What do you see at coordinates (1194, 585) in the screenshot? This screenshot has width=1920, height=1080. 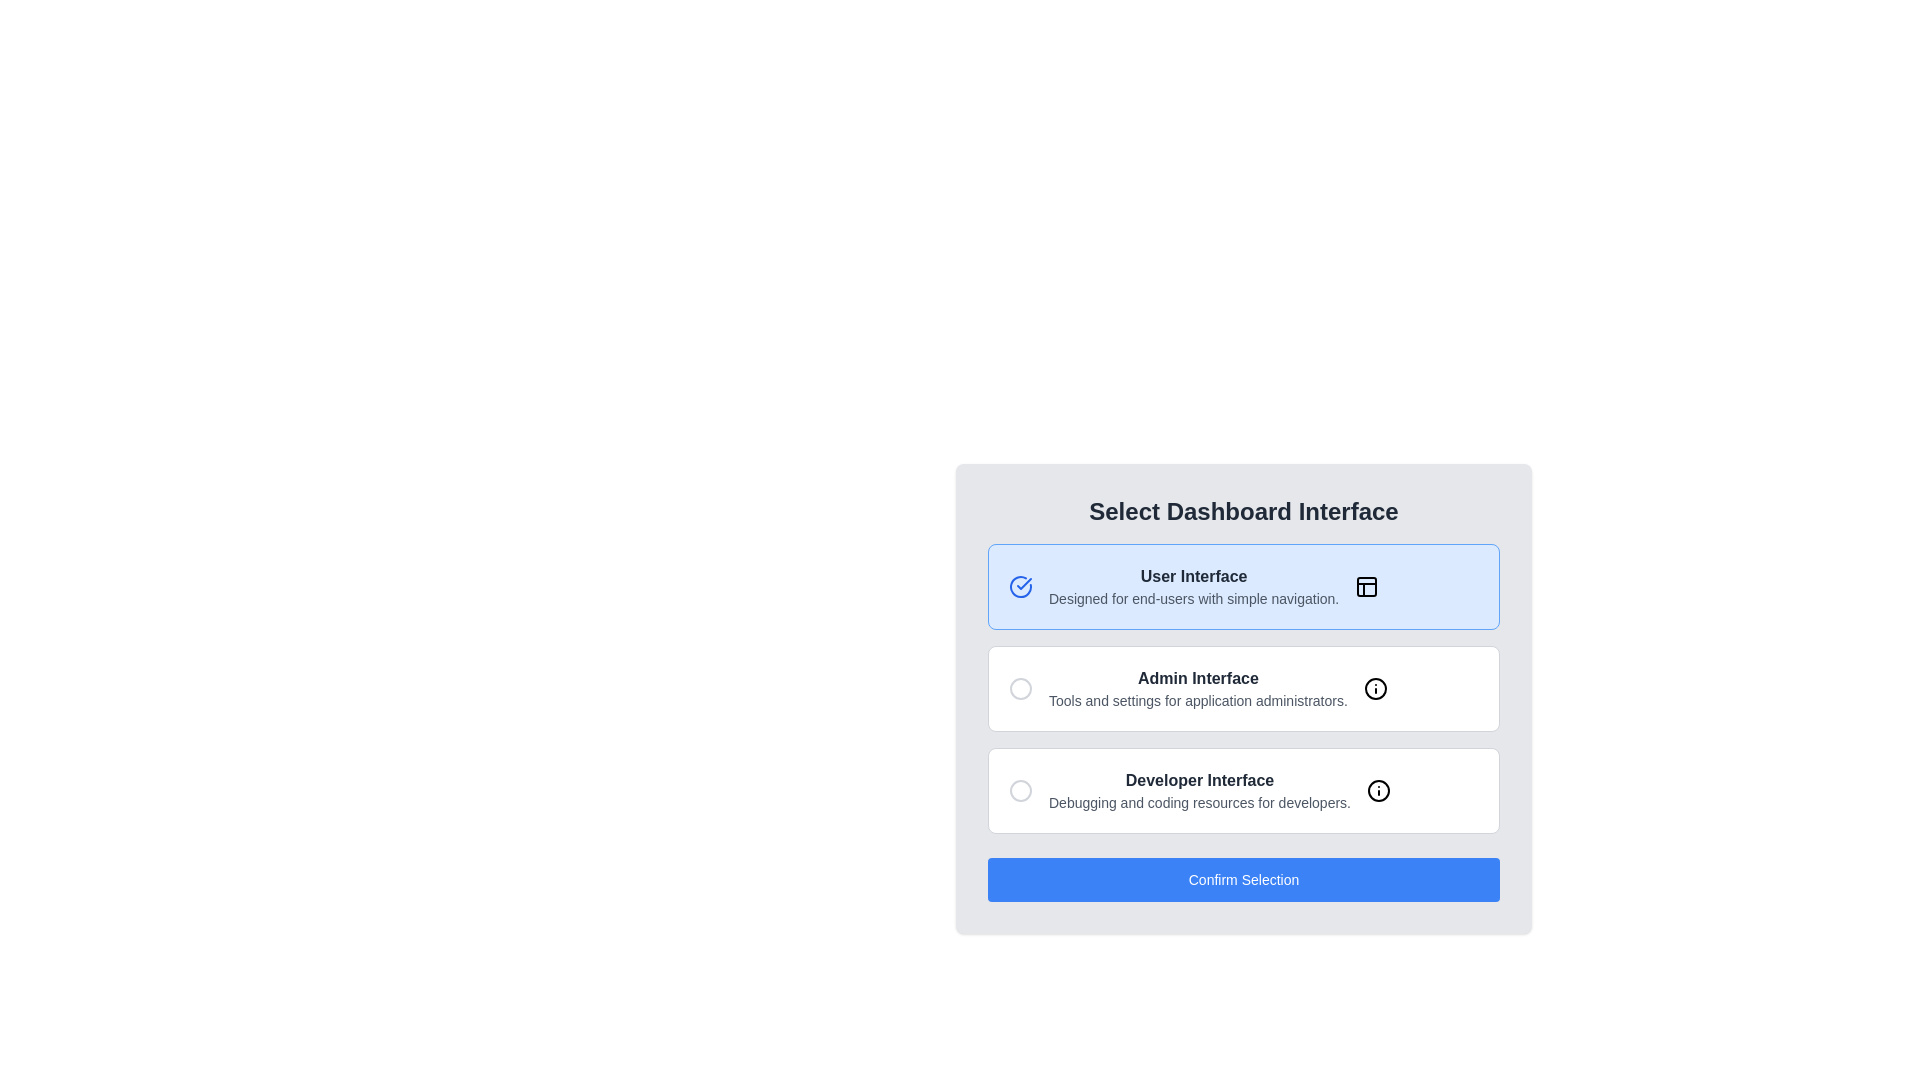 I see `the 'User Interface' text block element, which features bold text and a light blue background, located at the top of the selectable interface options` at bounding box center [1194, 585].